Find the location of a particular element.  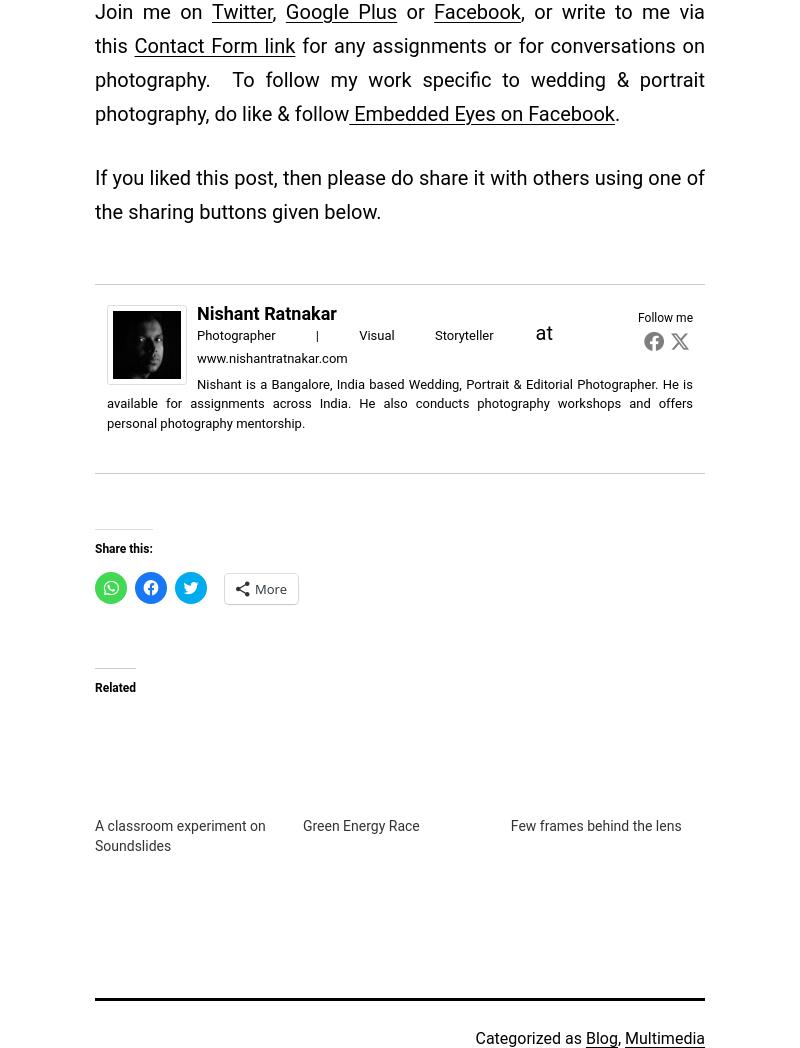

'Share this:' is located at coordinates (122, 548).